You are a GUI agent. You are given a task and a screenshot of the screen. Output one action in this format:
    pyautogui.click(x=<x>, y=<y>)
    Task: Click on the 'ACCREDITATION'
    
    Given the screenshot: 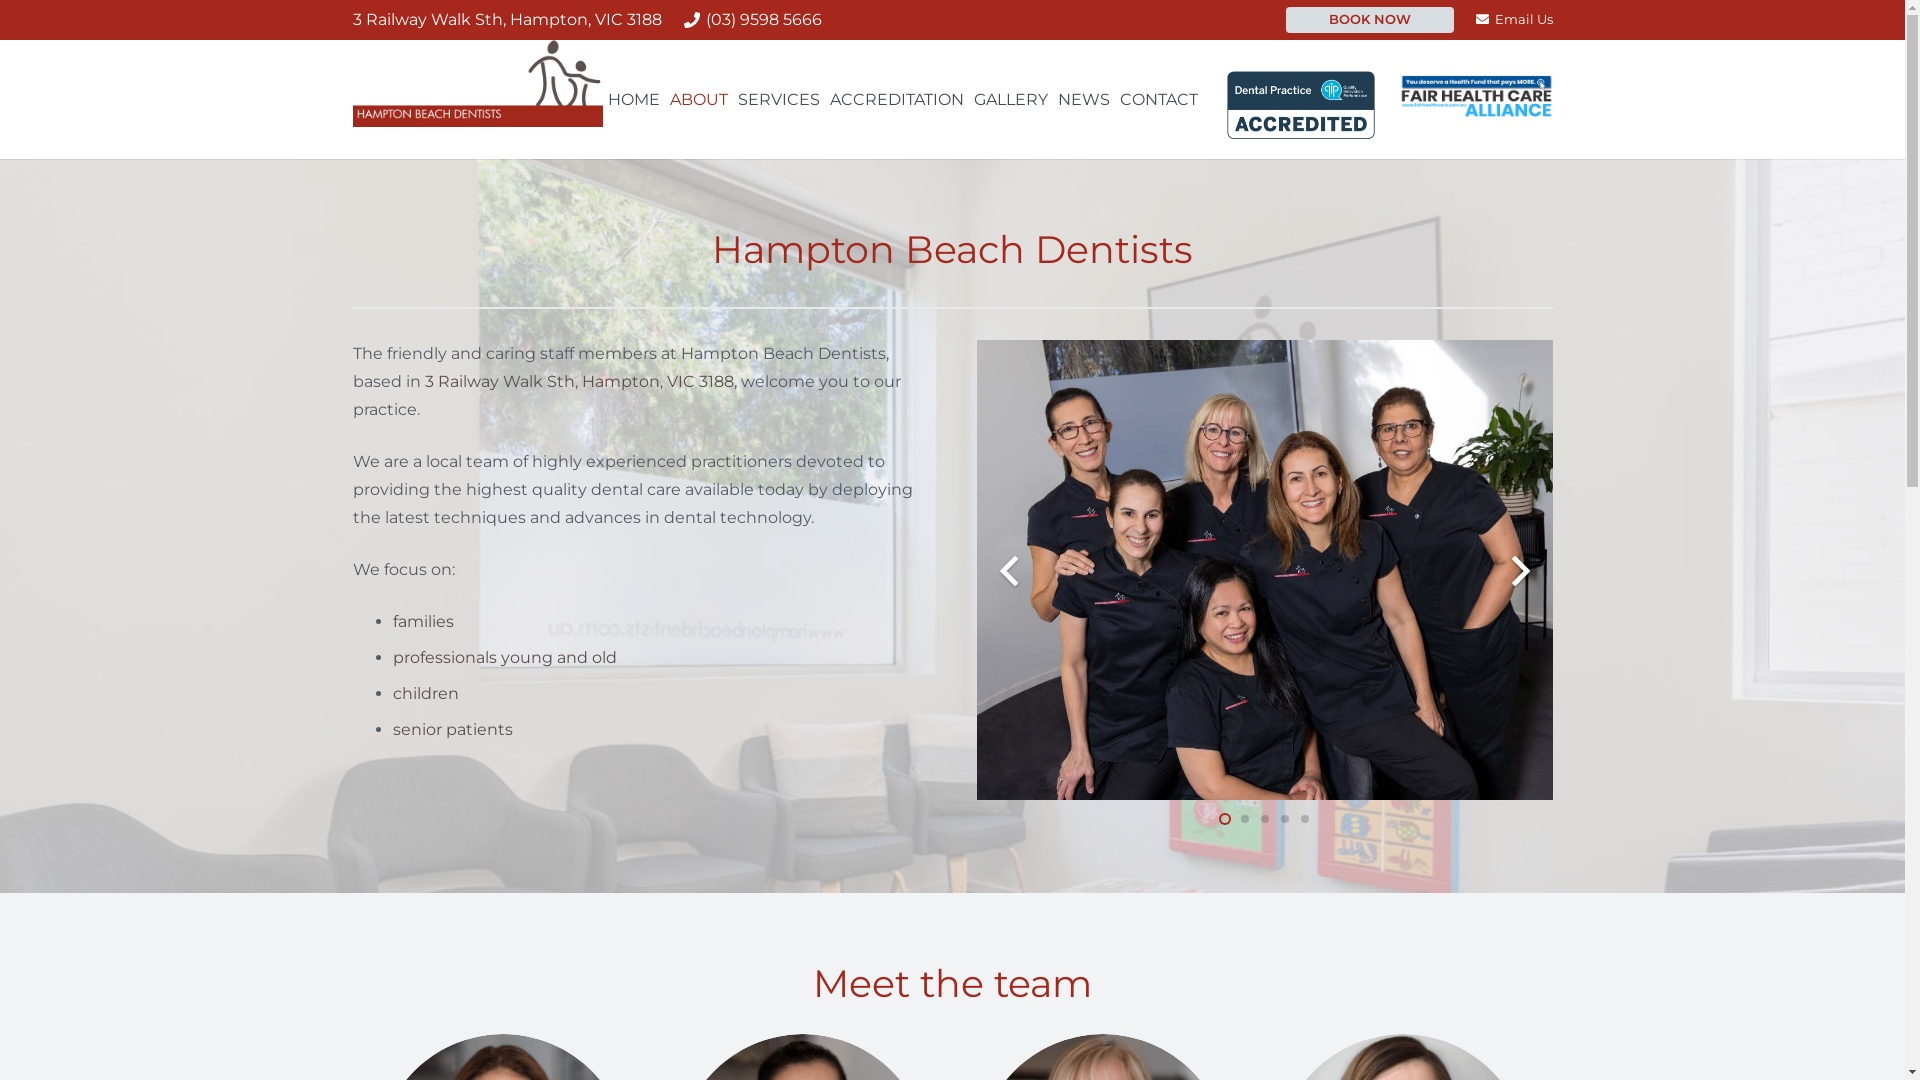 What is the action you would take?
    pyautogui.click(x=896, y=99)
    